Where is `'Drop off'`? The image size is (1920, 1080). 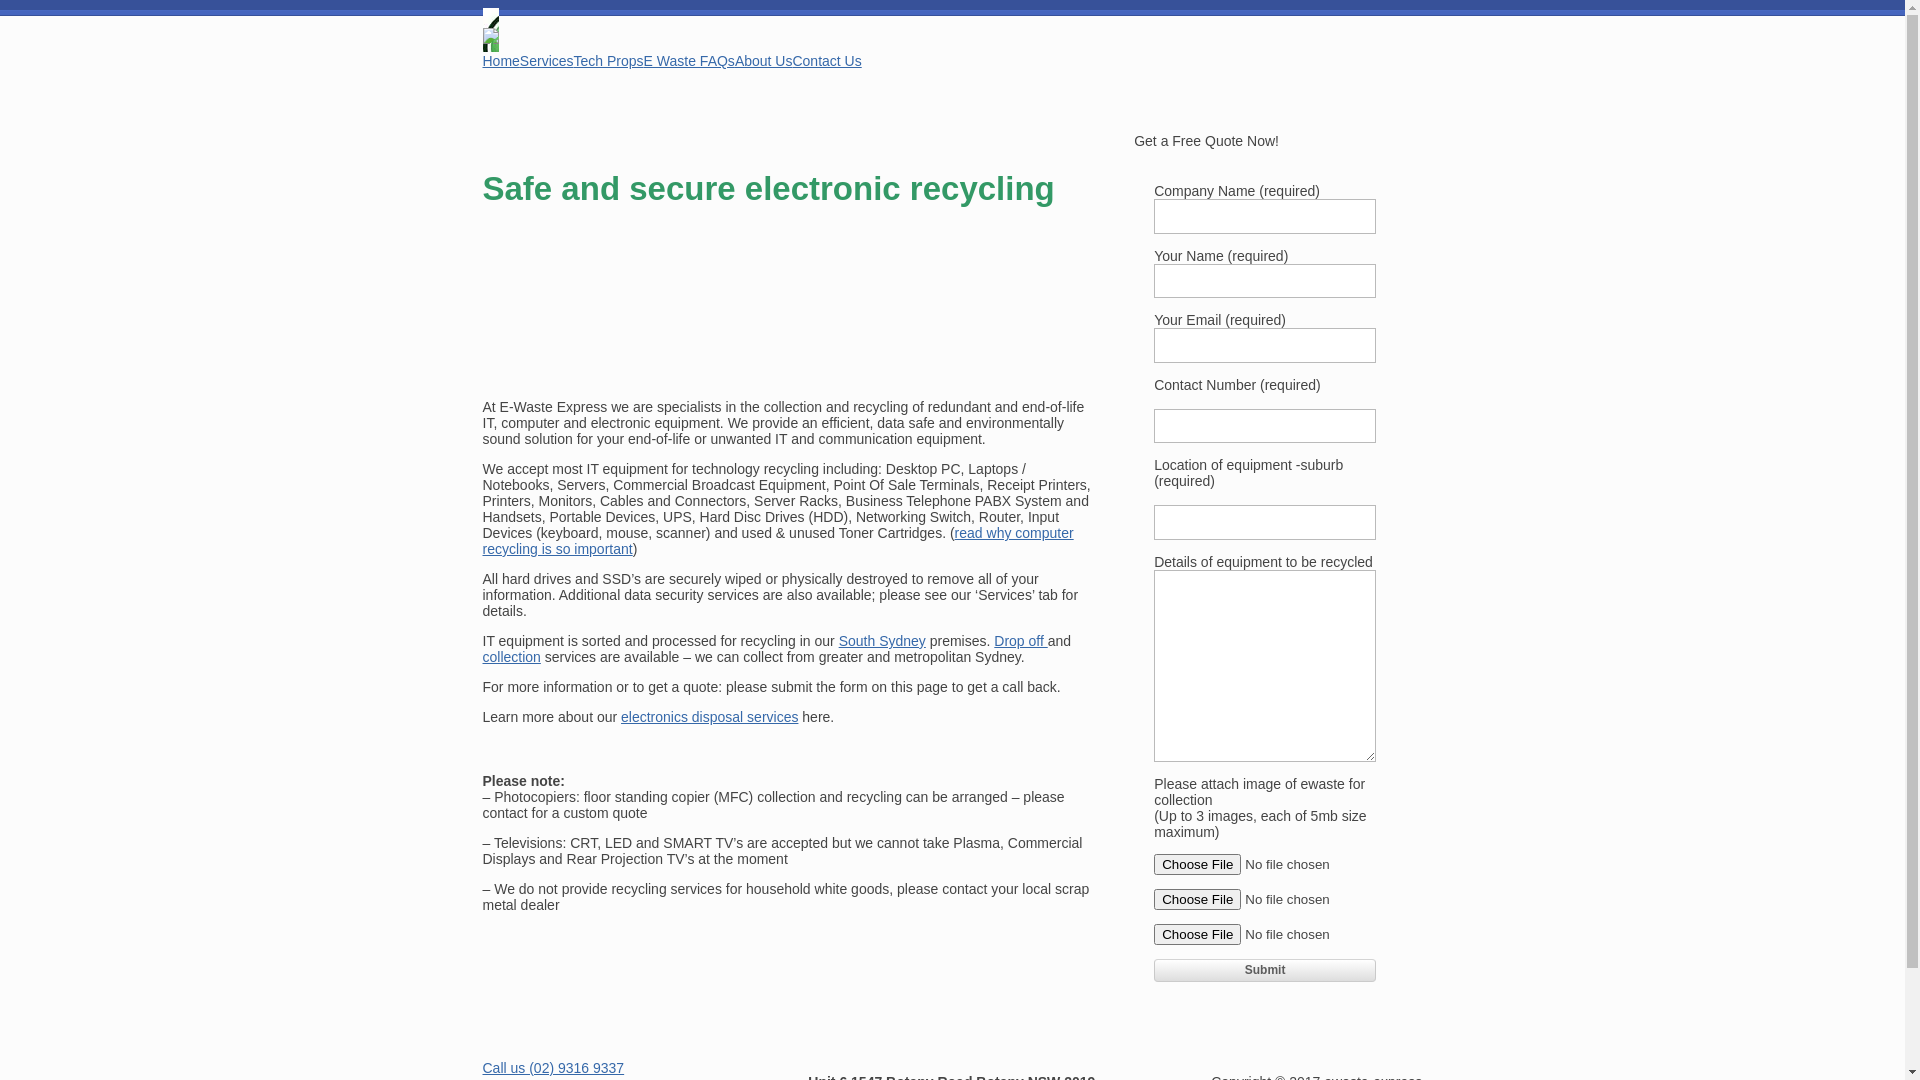 'Drop off' is located at coordinates (1020, 640).